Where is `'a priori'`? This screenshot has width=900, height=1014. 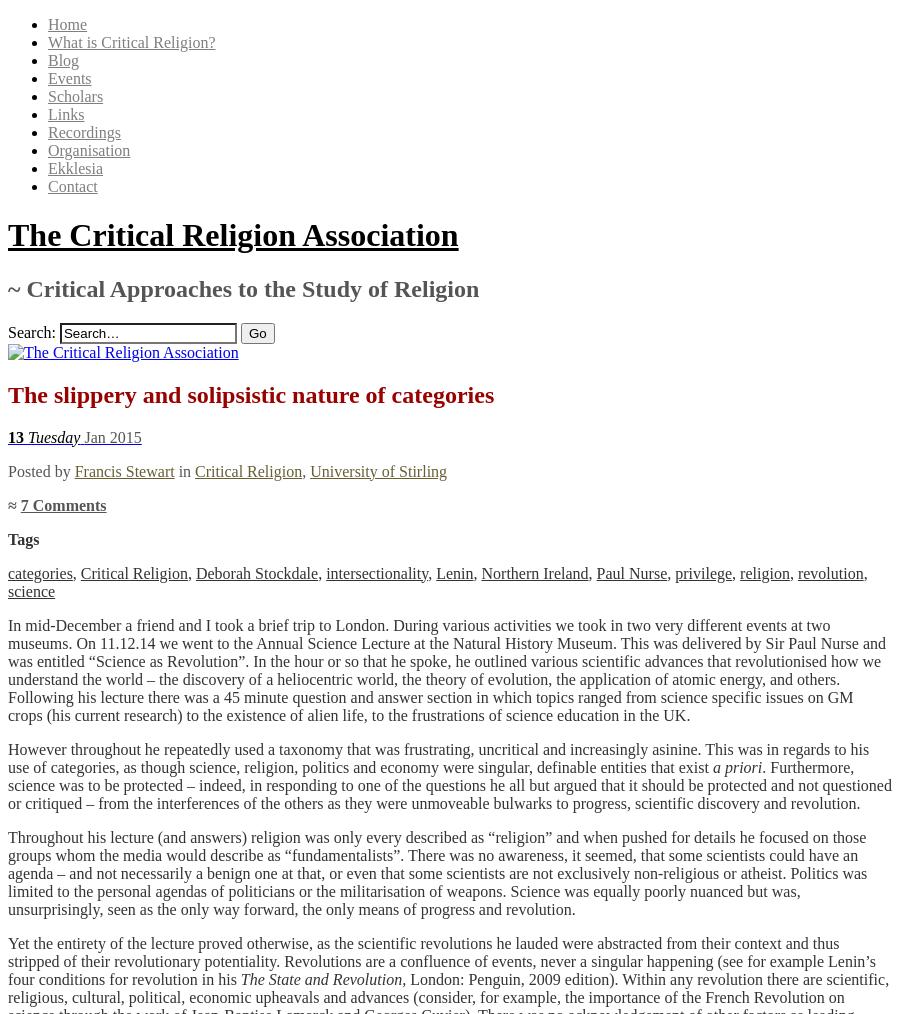 'a priori' is located at coordinates (736, 766).